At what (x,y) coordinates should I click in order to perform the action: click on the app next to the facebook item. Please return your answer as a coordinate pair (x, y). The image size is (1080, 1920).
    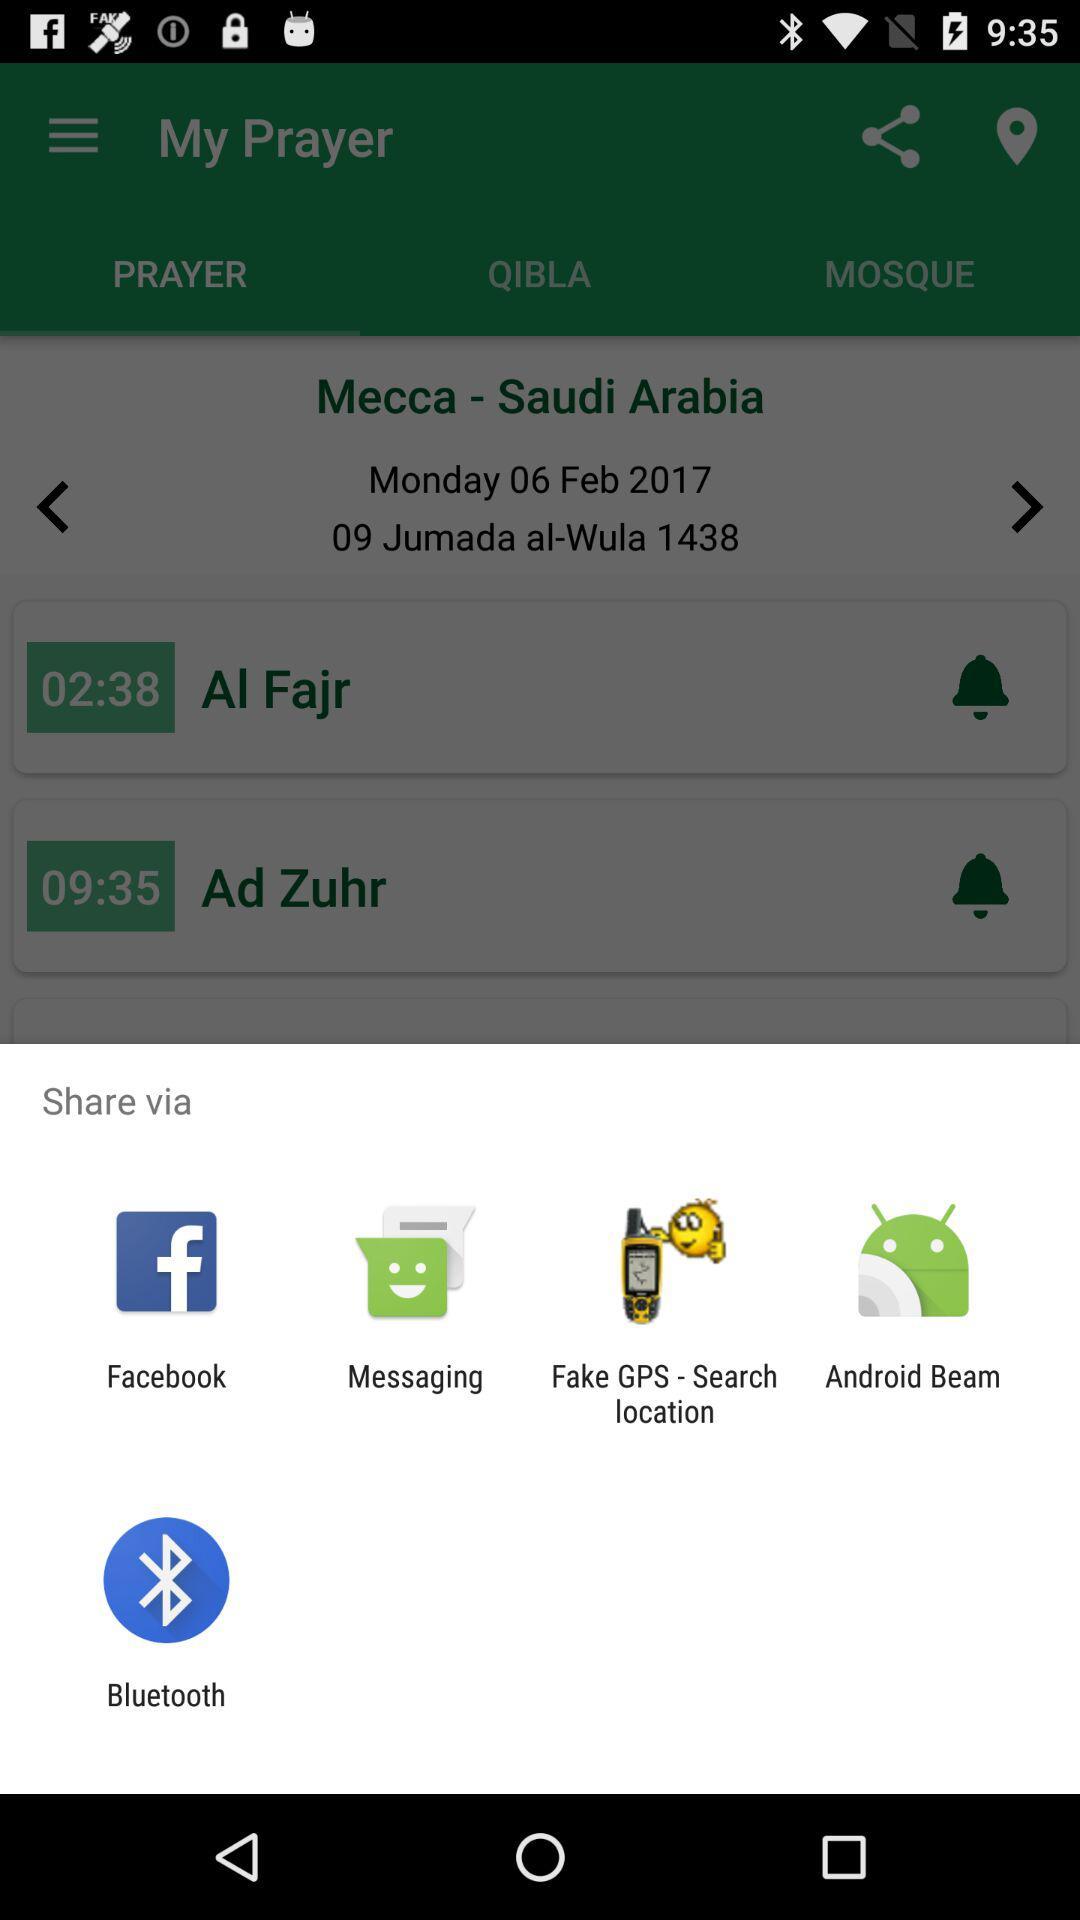
    Looking at the image, I should click on (414, 1392).